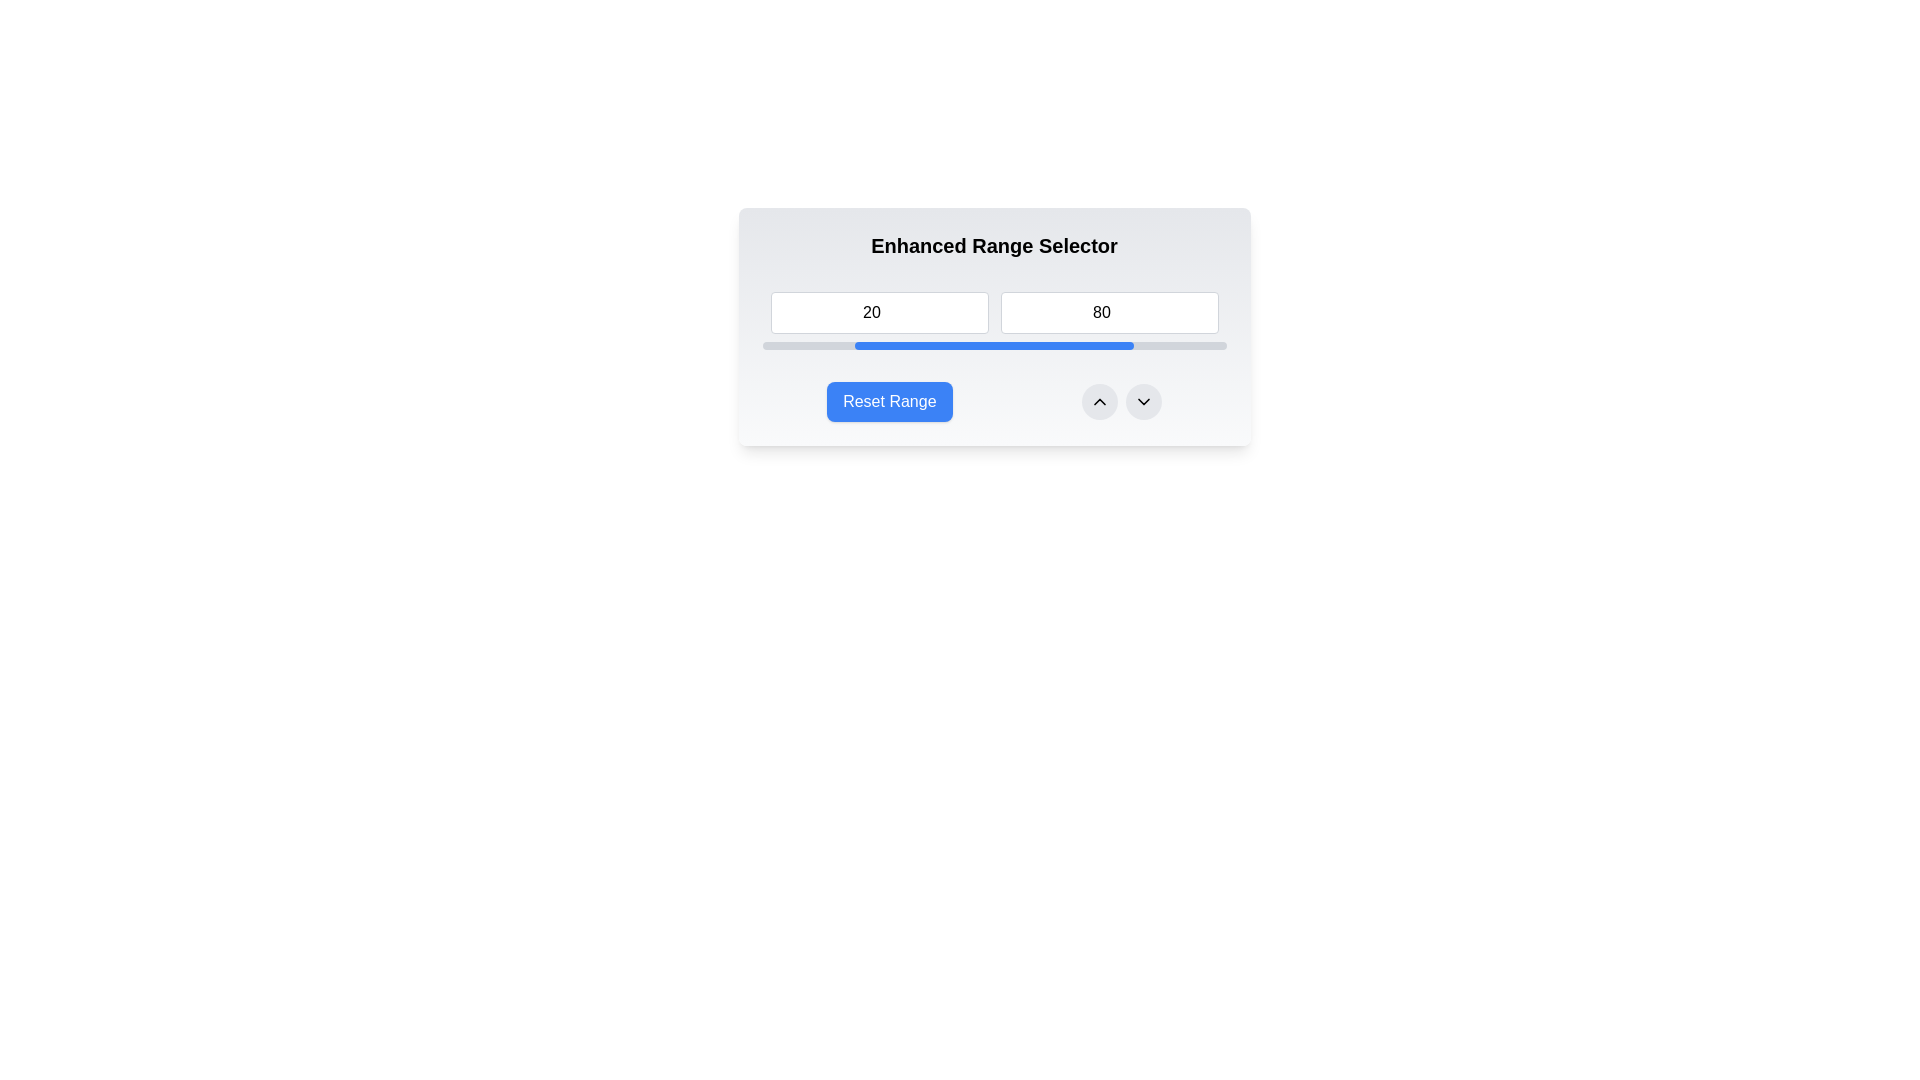 This screenshot has width=1920, height=1080. I want to click on and drag the filled portion of the range slider located below the numeric input boxes labeled 20 and 80 to adjust the range, so click(994, 345).